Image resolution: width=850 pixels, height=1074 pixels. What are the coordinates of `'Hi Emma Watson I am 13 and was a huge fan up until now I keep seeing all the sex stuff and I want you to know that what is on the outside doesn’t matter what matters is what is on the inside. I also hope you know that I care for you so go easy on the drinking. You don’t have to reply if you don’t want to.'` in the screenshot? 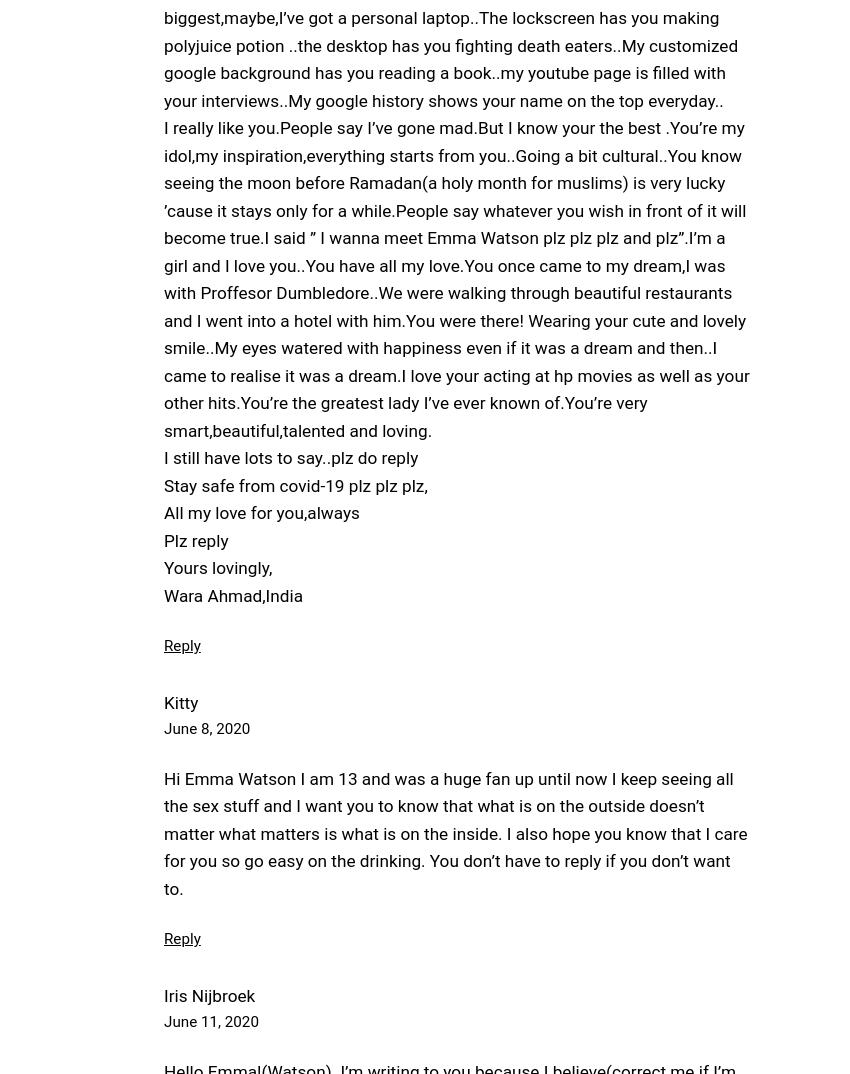 It's located at (454, 832).